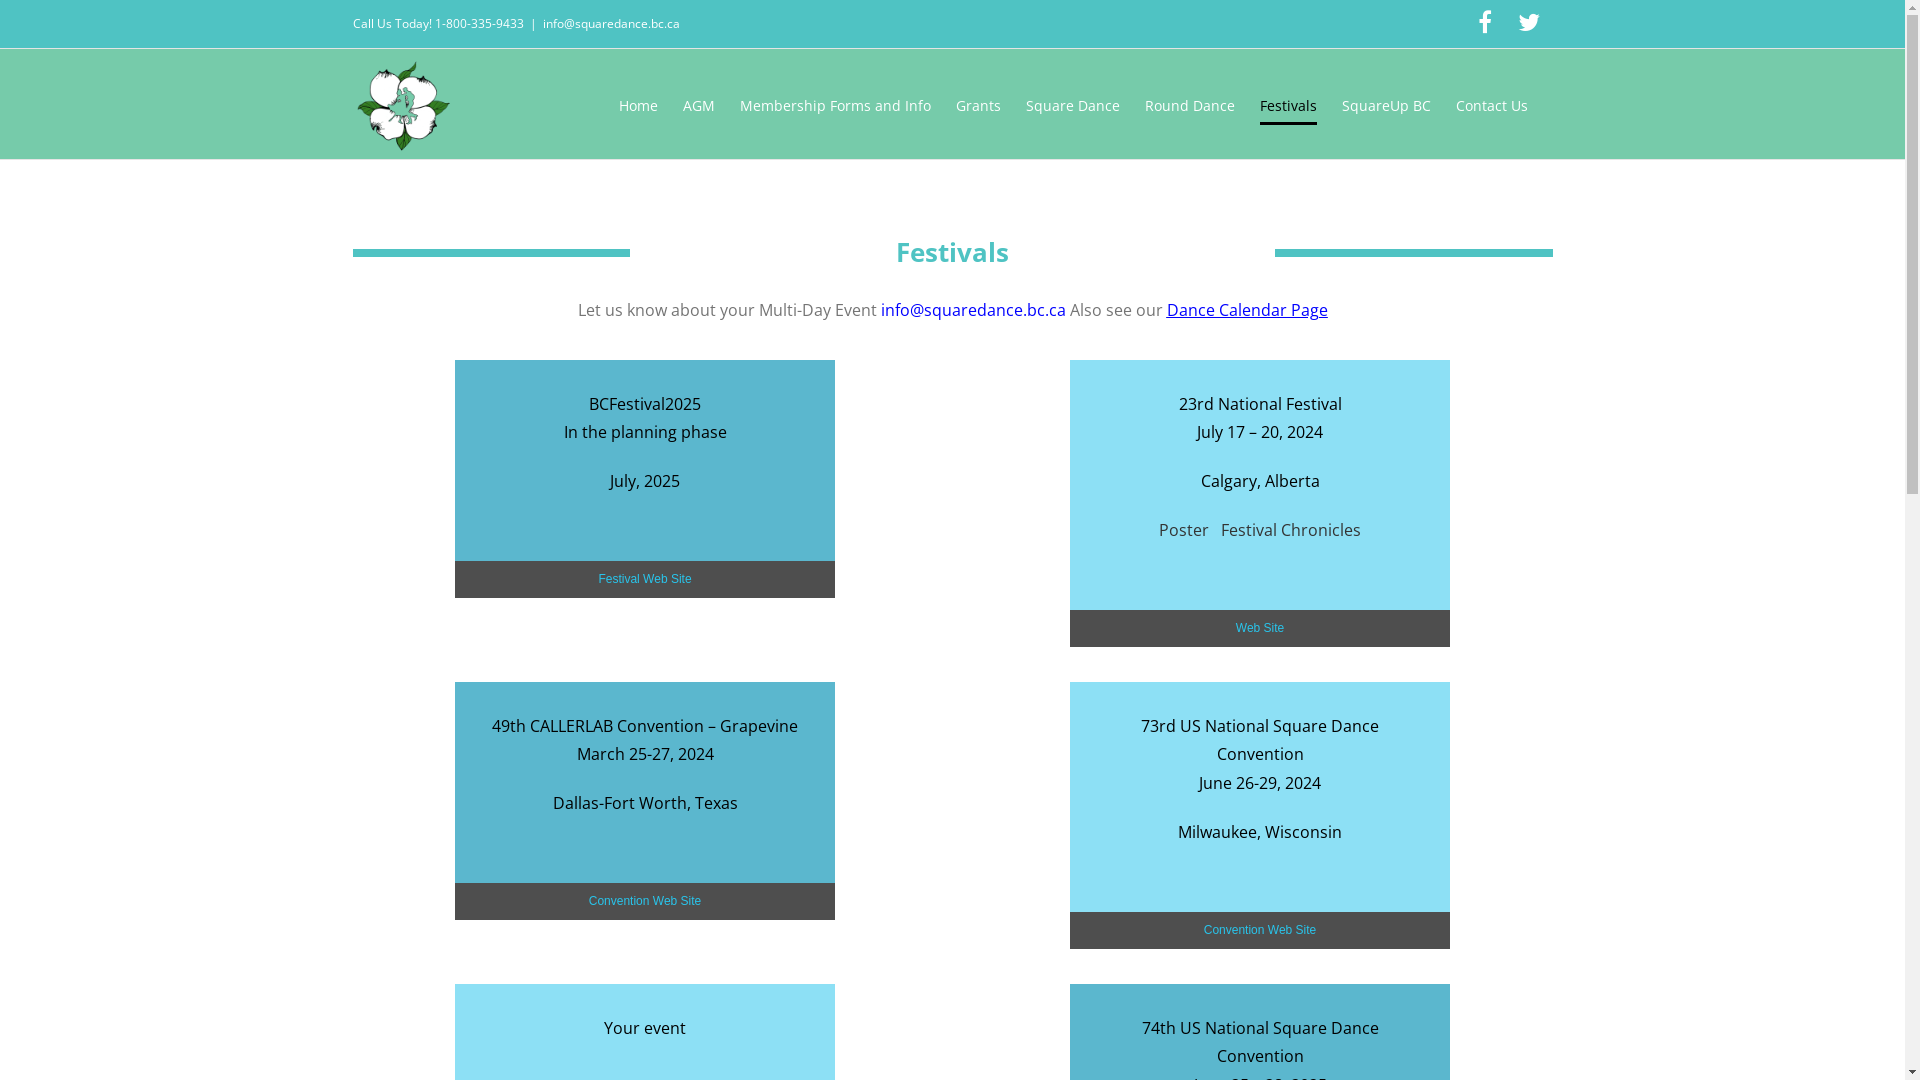  I want to click on 'AGM', so click(697, 105).